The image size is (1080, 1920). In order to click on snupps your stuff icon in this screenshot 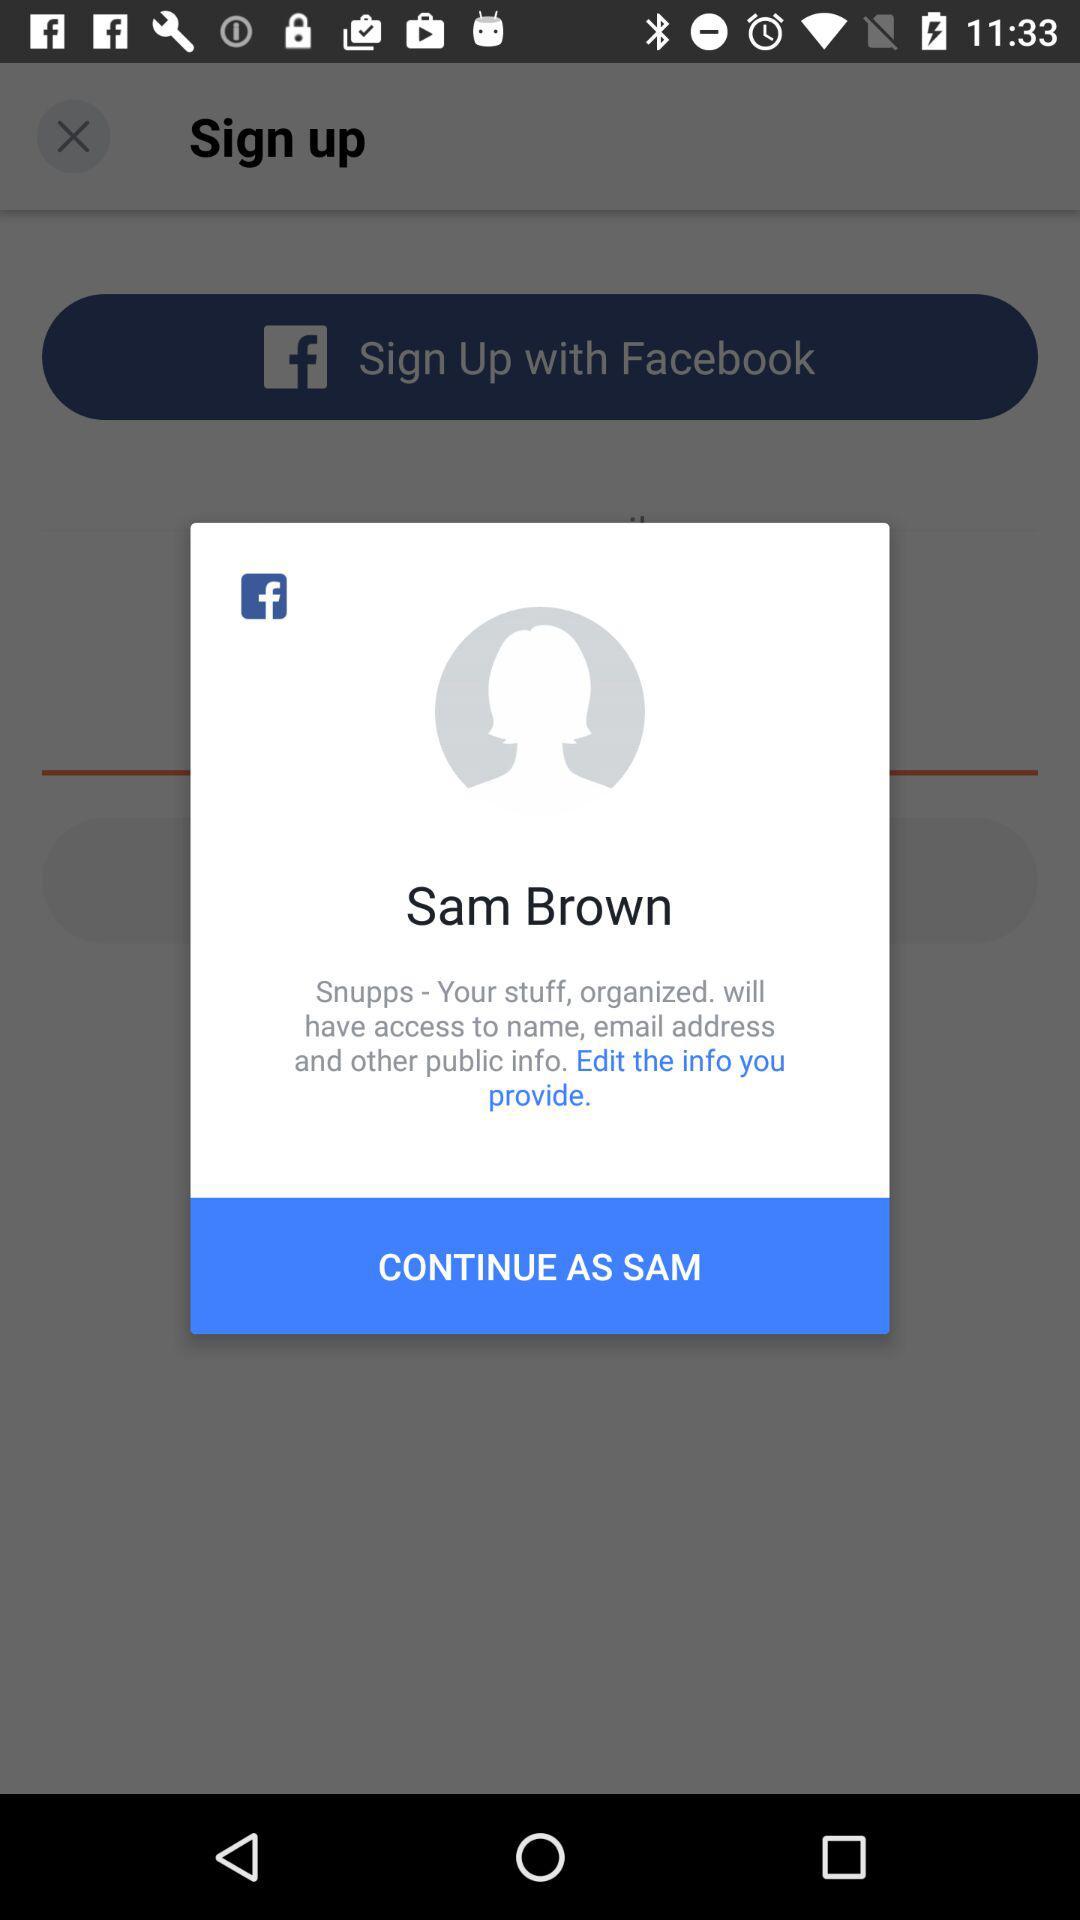, I will do `click(540, 1041)`.